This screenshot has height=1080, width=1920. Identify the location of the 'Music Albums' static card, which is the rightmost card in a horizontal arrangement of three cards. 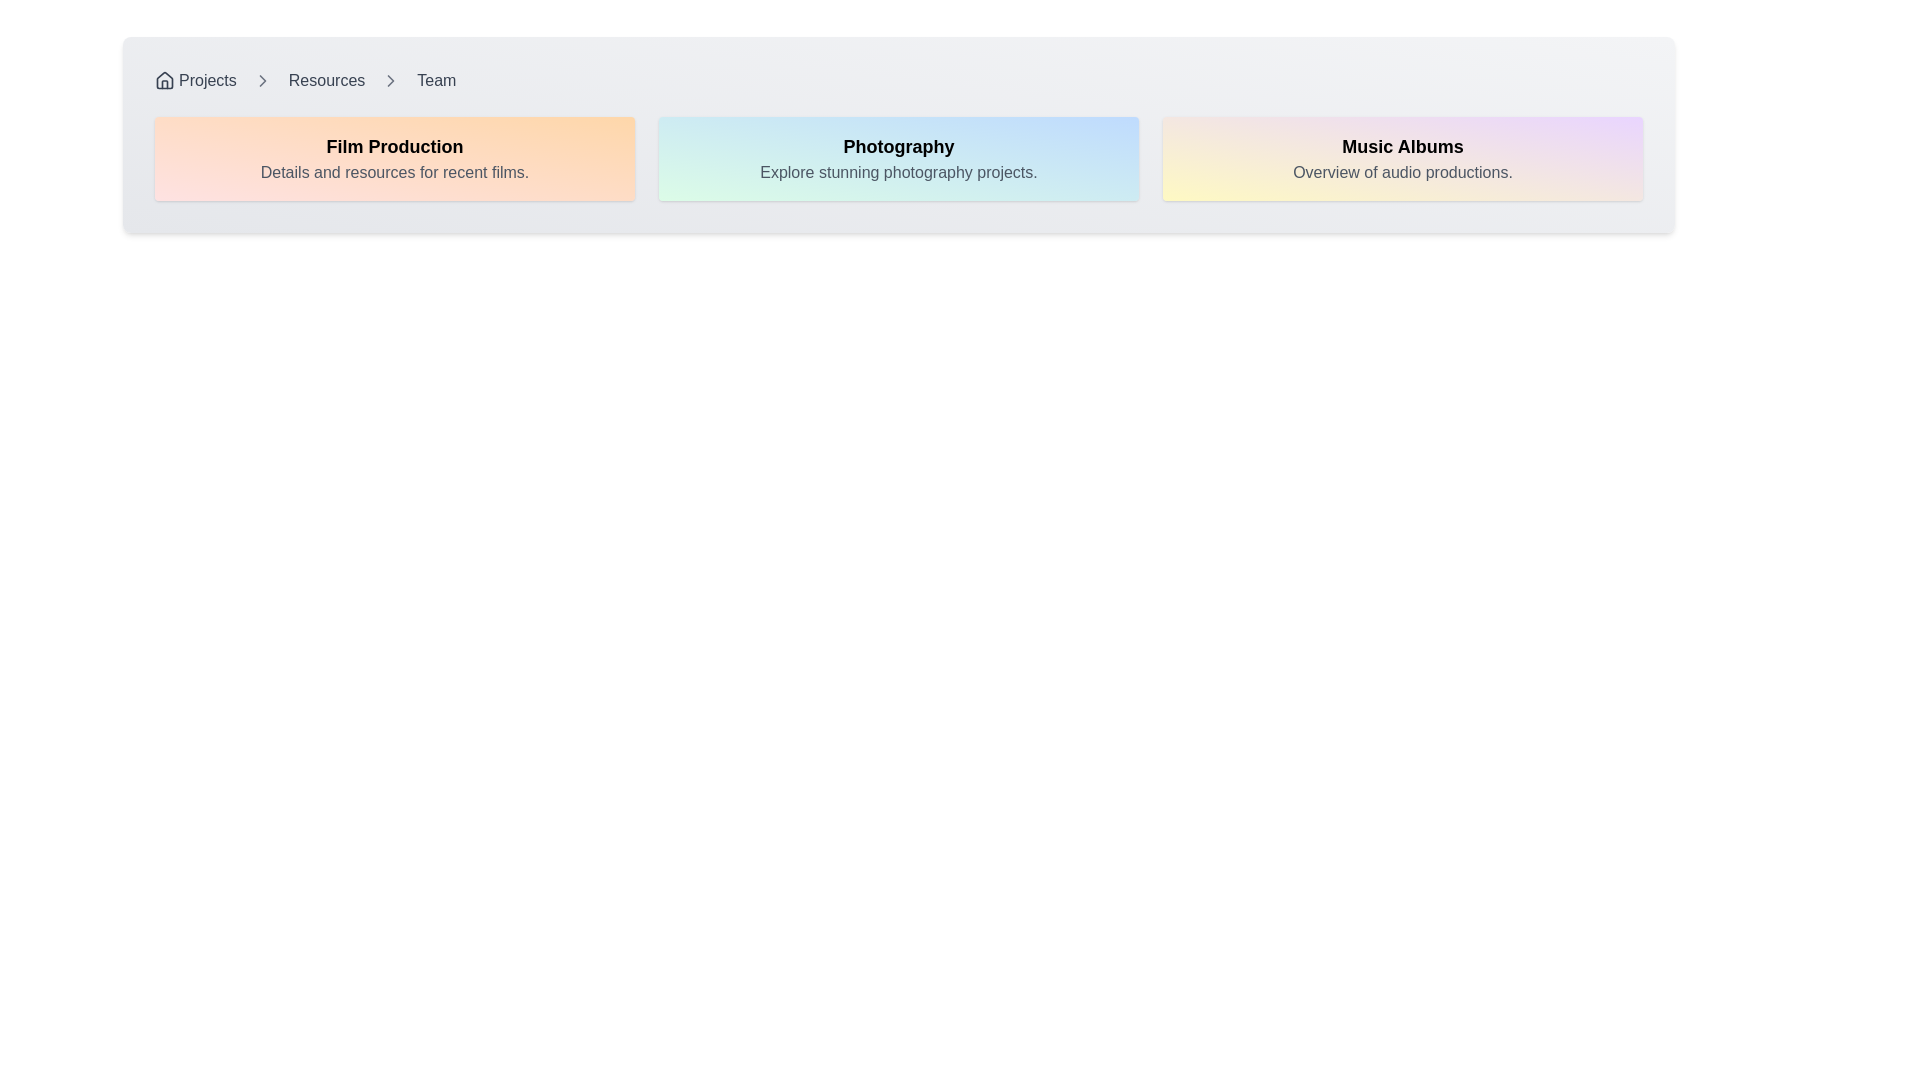
(1401, 157).